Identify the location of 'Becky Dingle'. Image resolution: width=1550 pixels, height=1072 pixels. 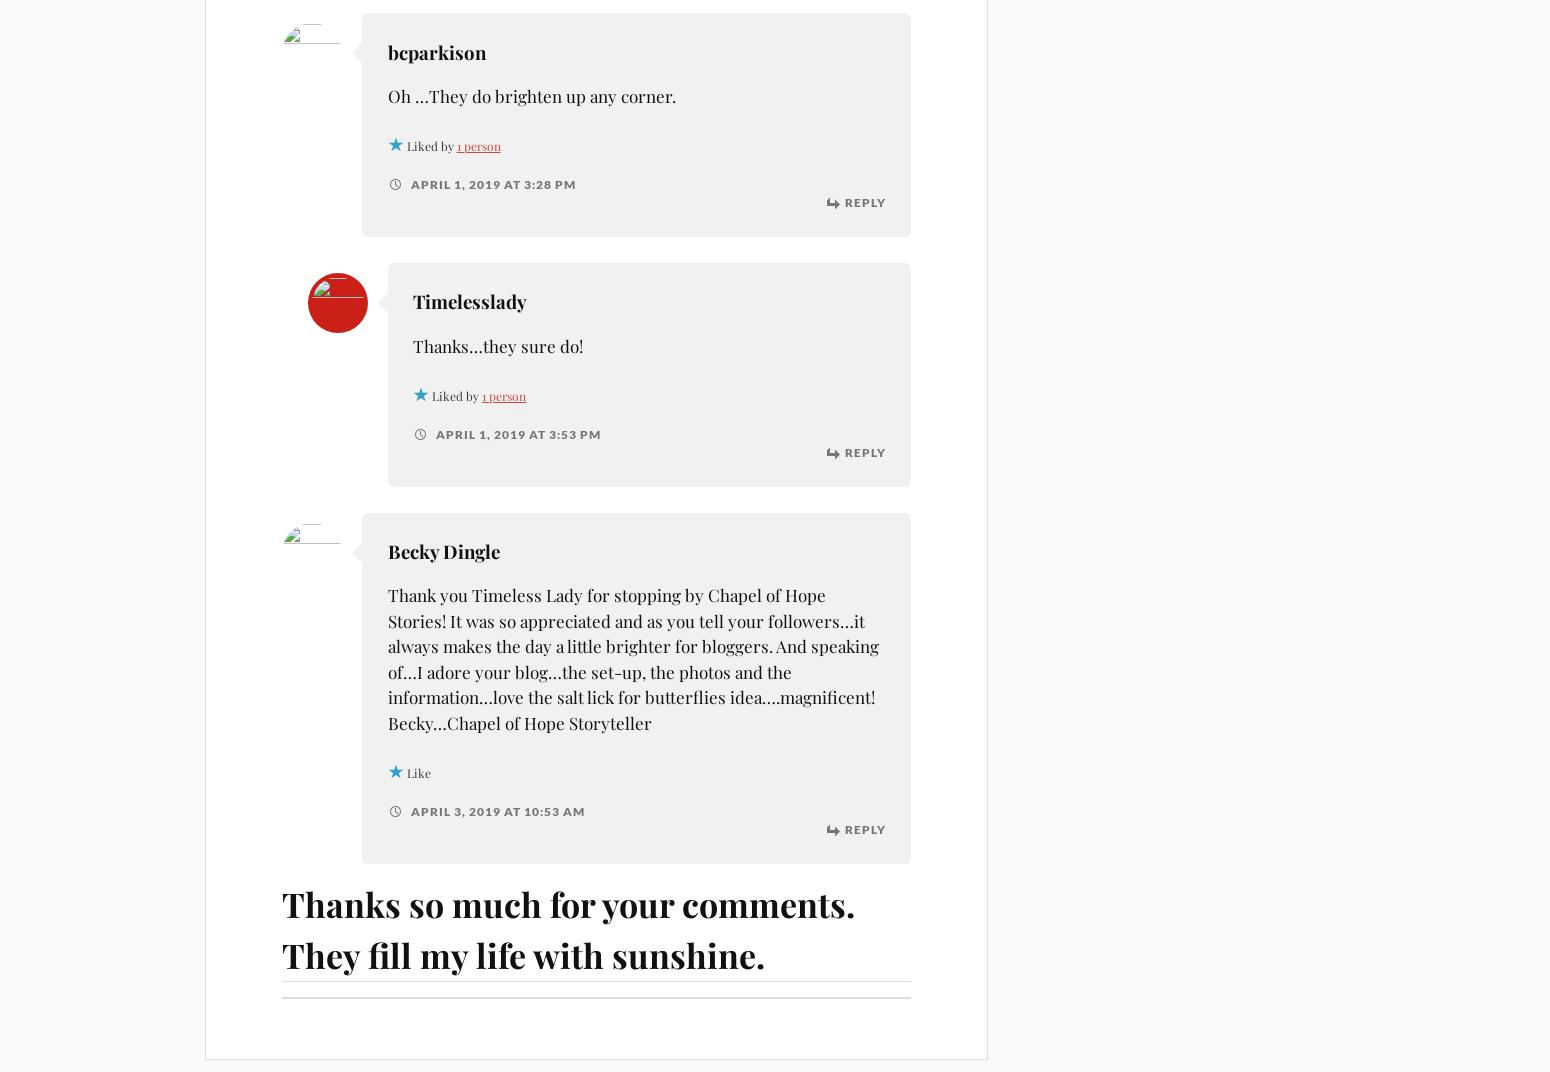
(442, 550).